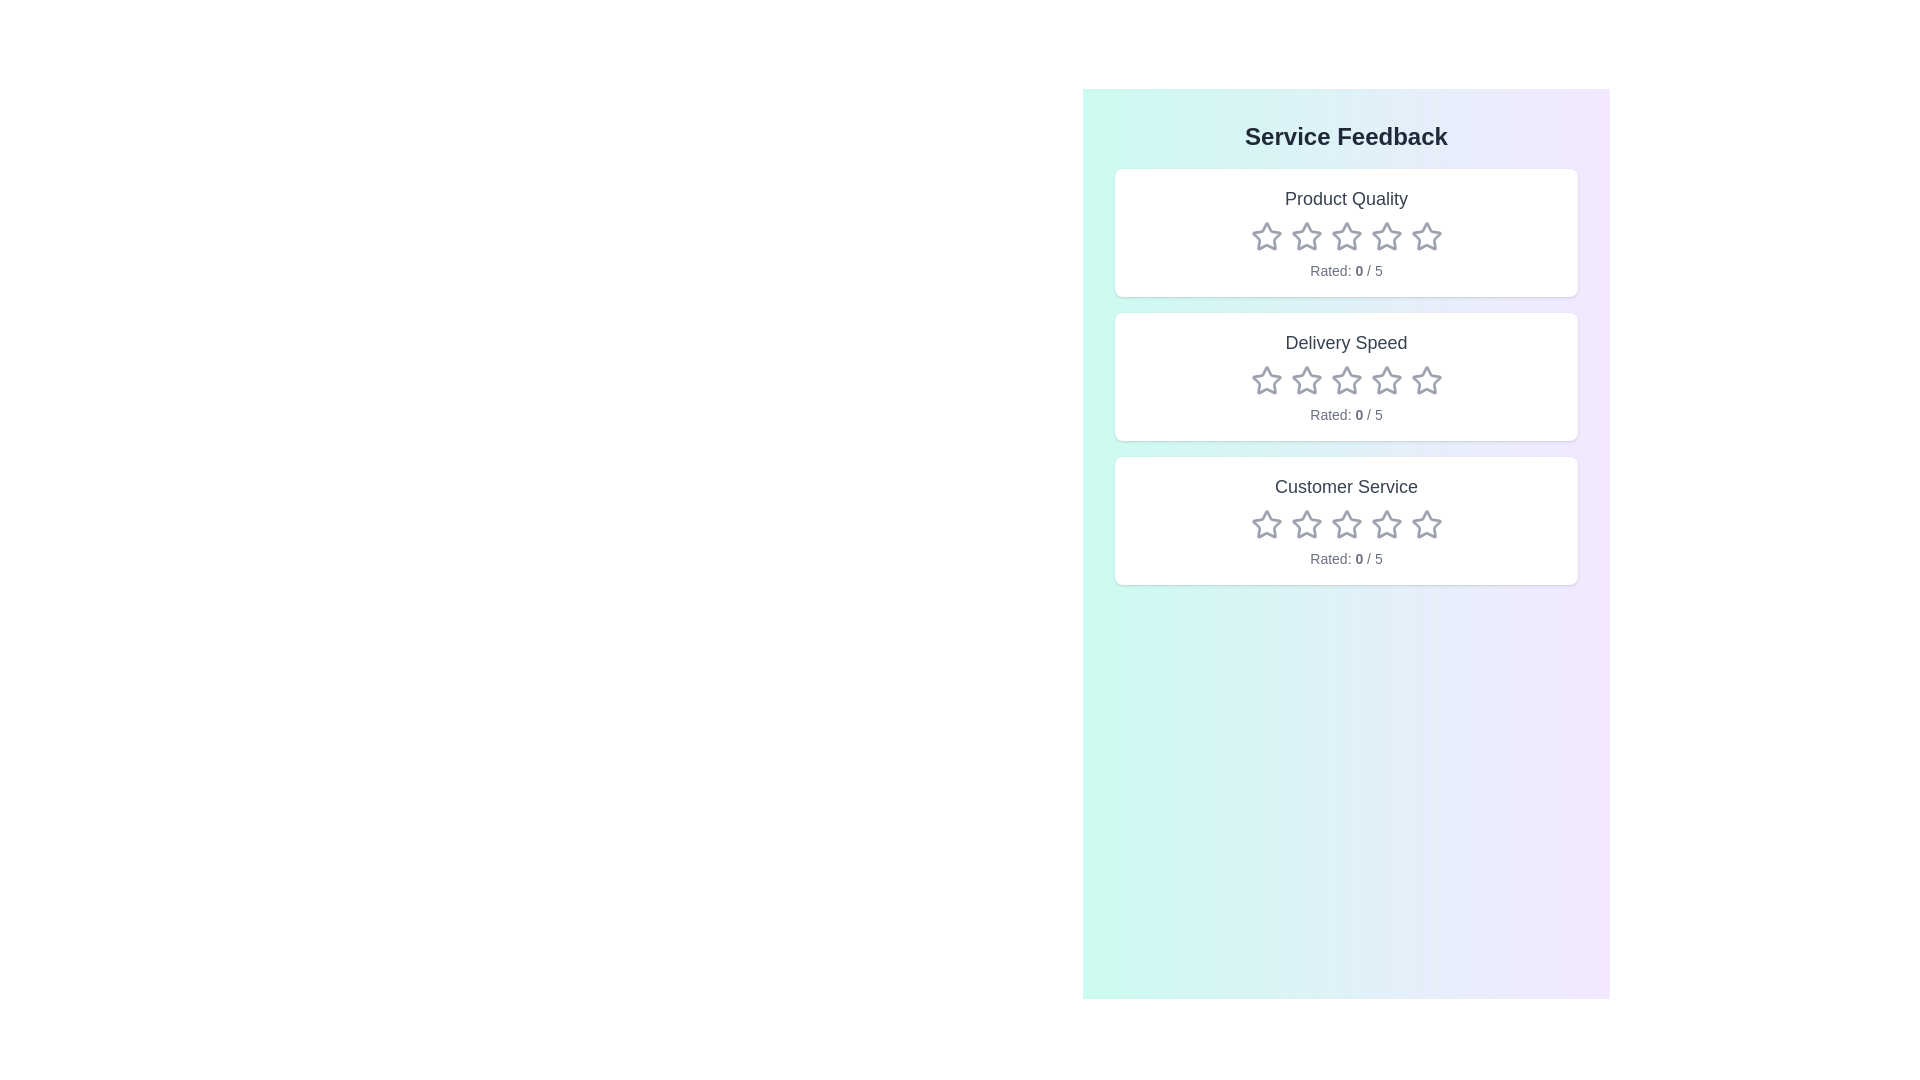  What do you see at coordinates (1346, 235) in the screenshot?
I see `the star icon for 3 stars in the 'Product Quality' section` at bounding box center [1346, 235].